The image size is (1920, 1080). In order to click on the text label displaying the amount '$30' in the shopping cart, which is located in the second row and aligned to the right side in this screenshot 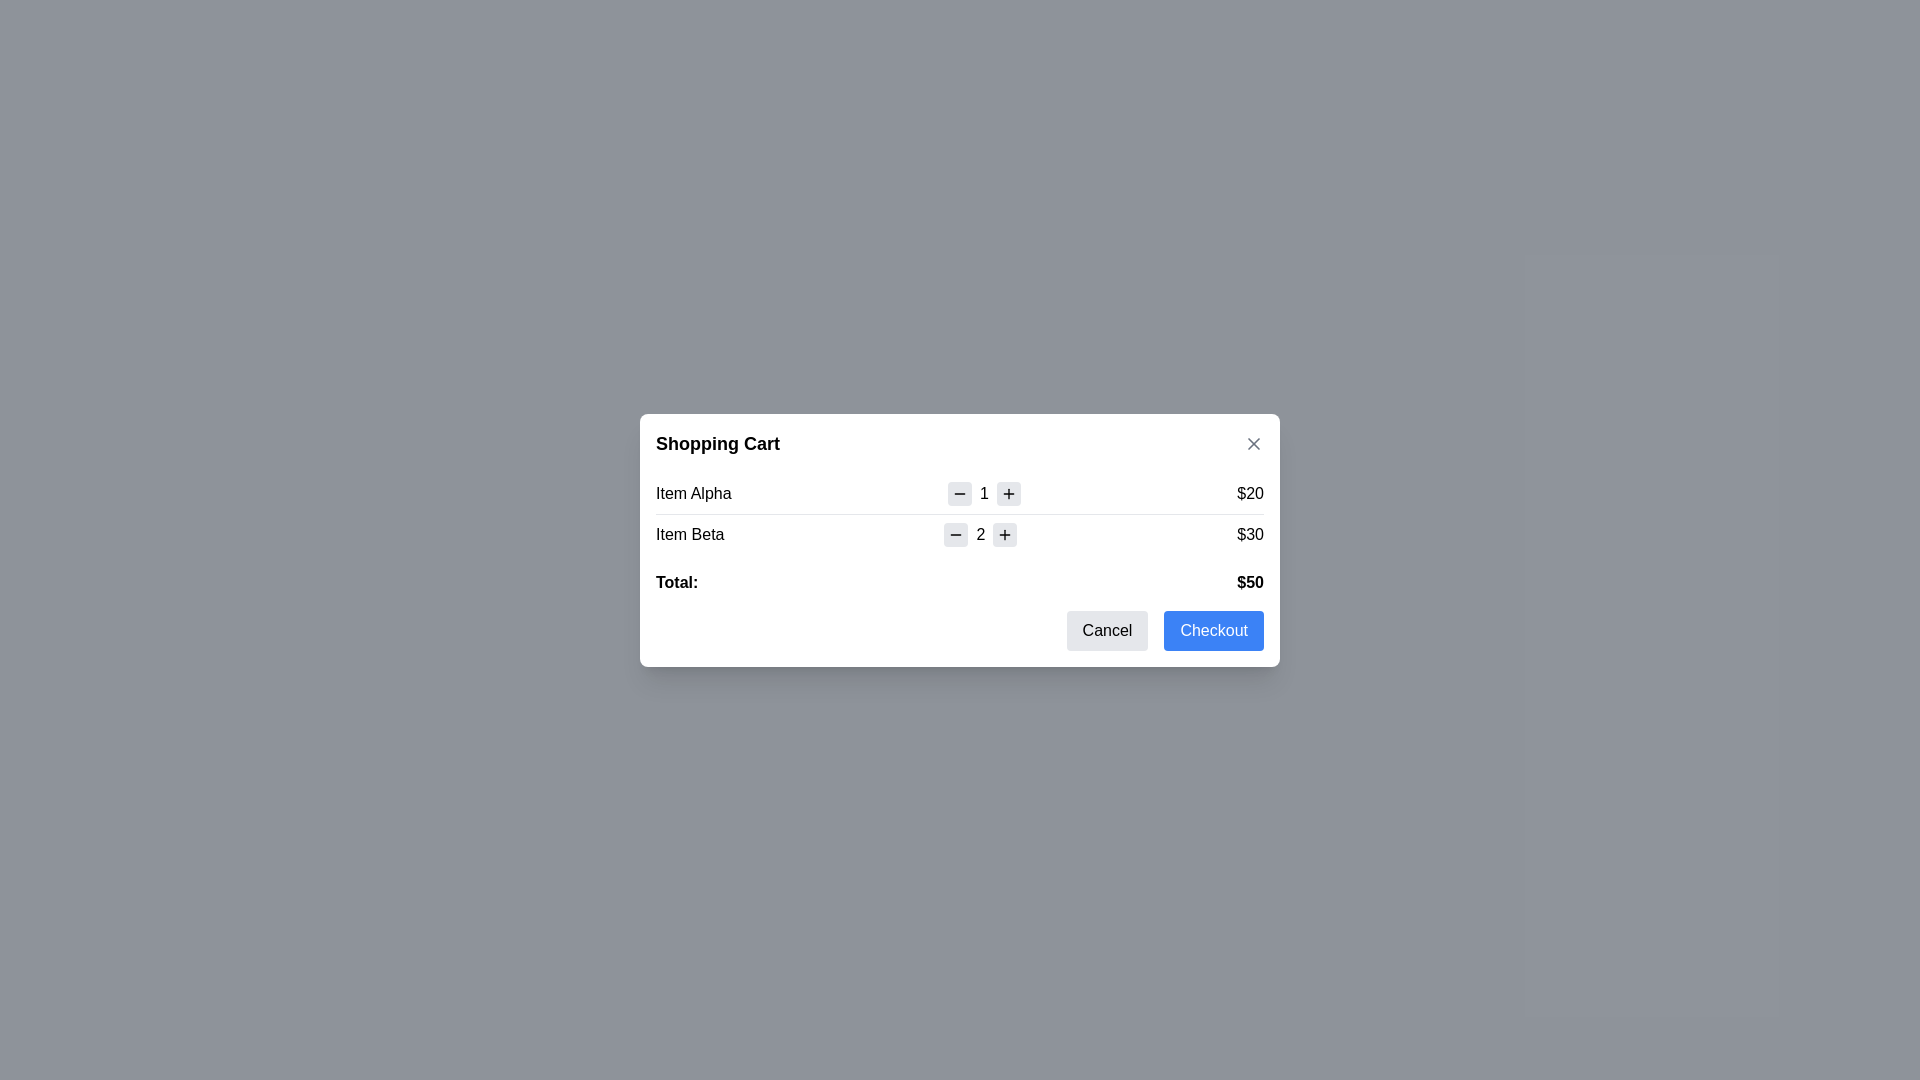, I will do `click(1249, 533)`.